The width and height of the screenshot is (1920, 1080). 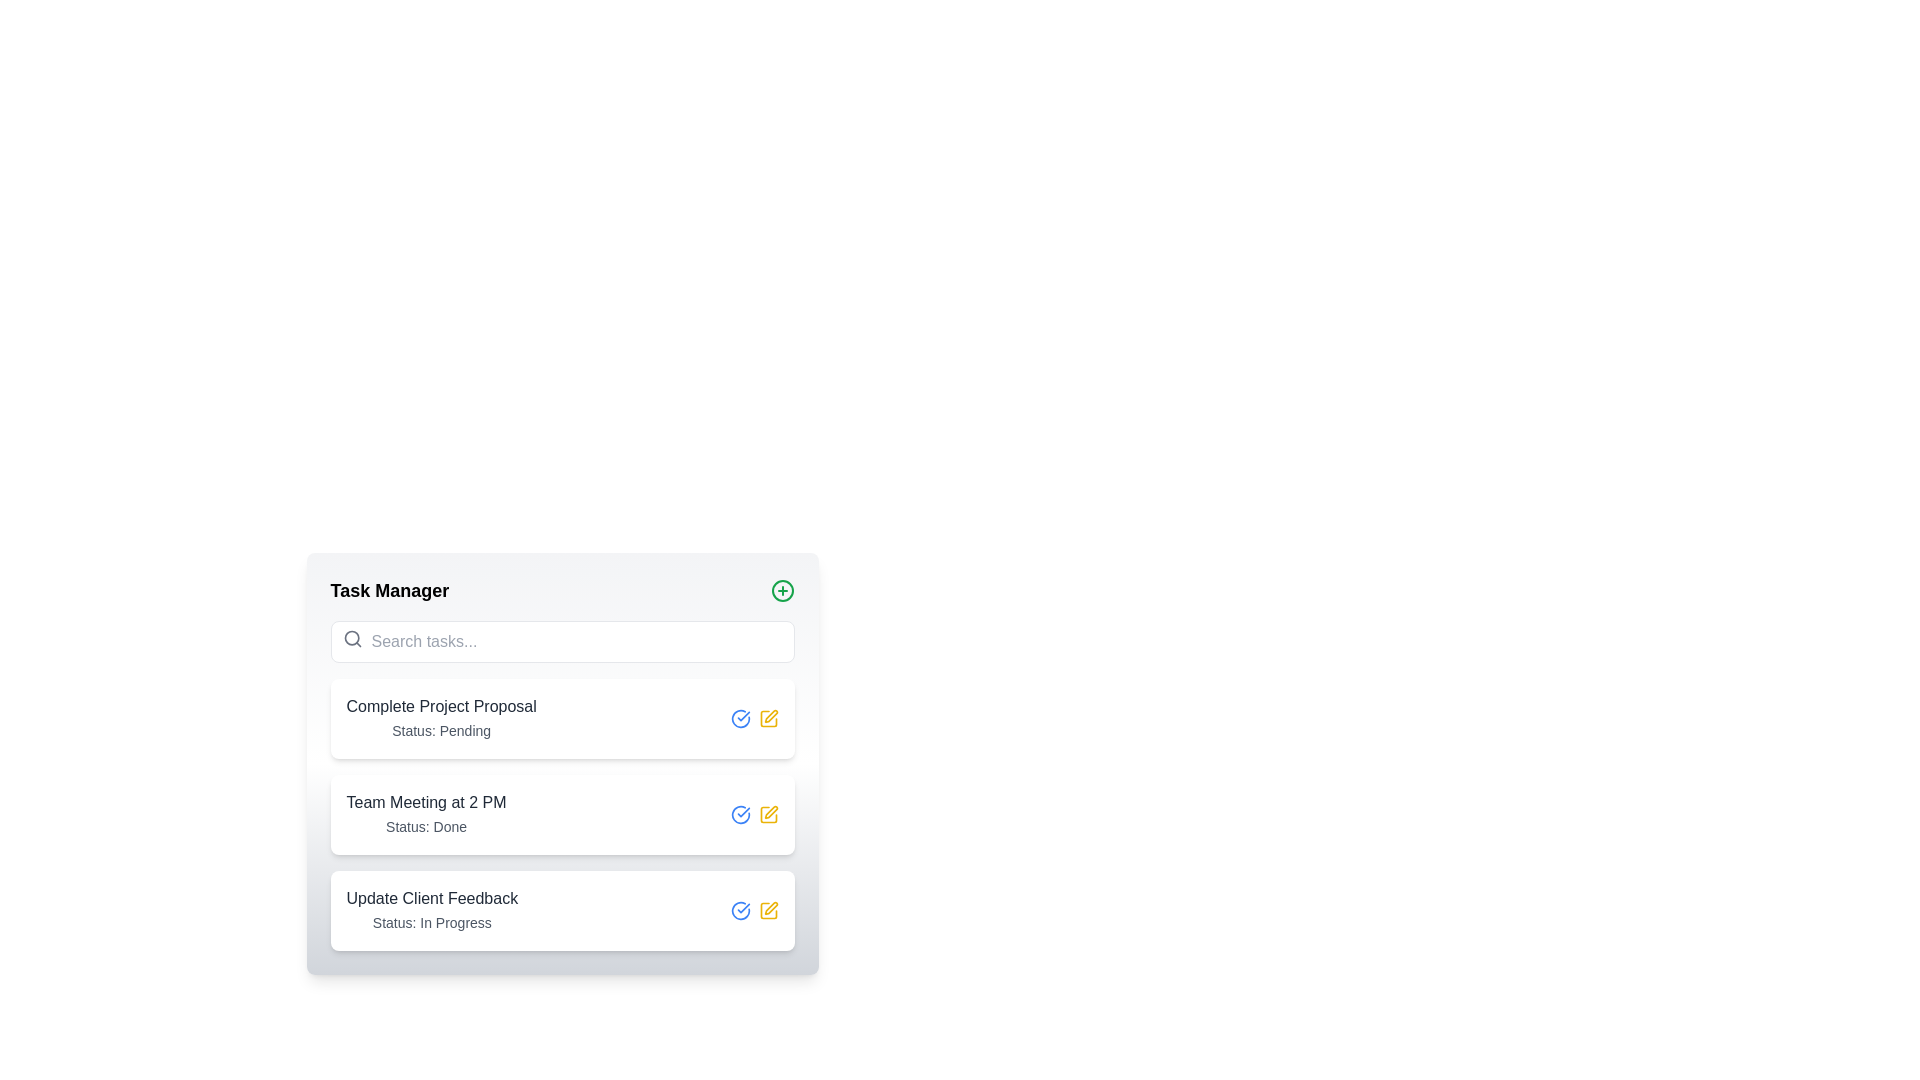 What do you see at coordinates (739, 717) in the screenshot?
I see `the checkmark icon within a circle` at bounding box center [739, 717].